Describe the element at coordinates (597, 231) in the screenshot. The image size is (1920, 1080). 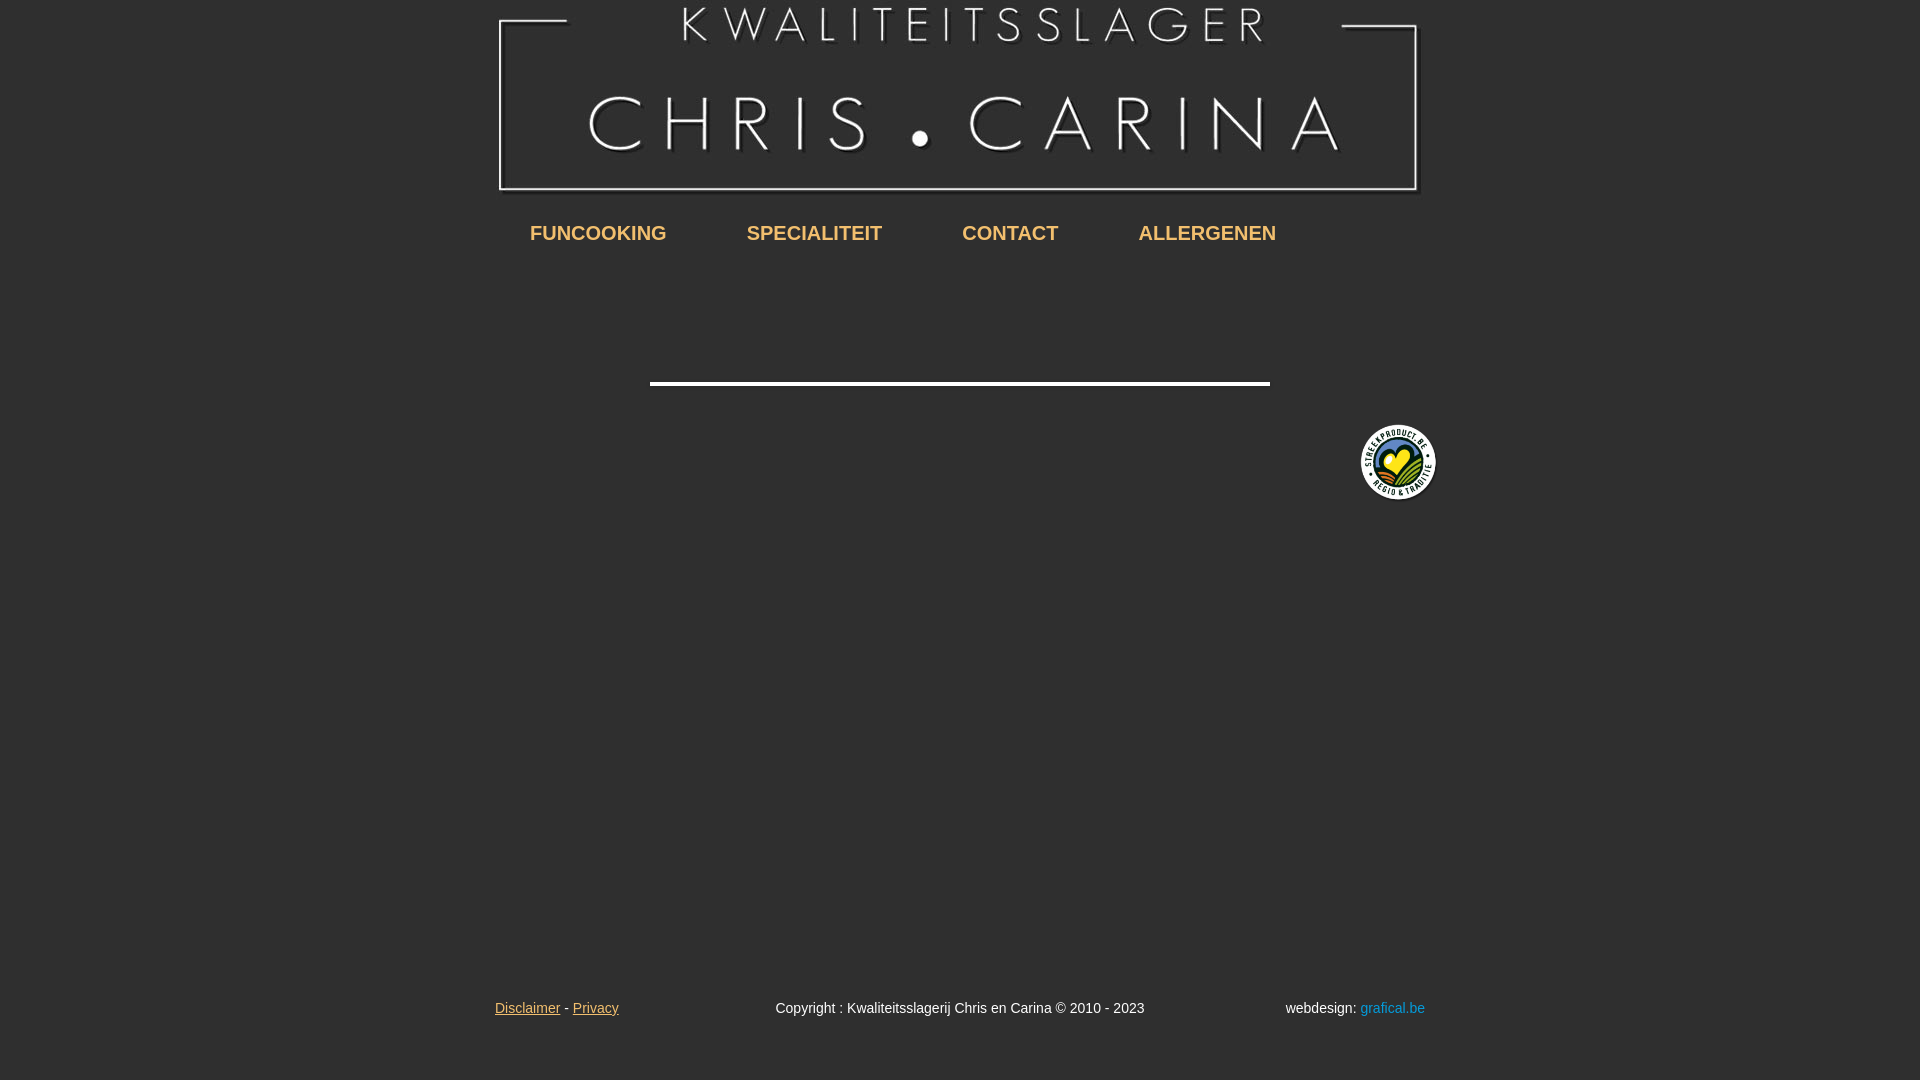
I see `'FUNCOOKING'` at that location.